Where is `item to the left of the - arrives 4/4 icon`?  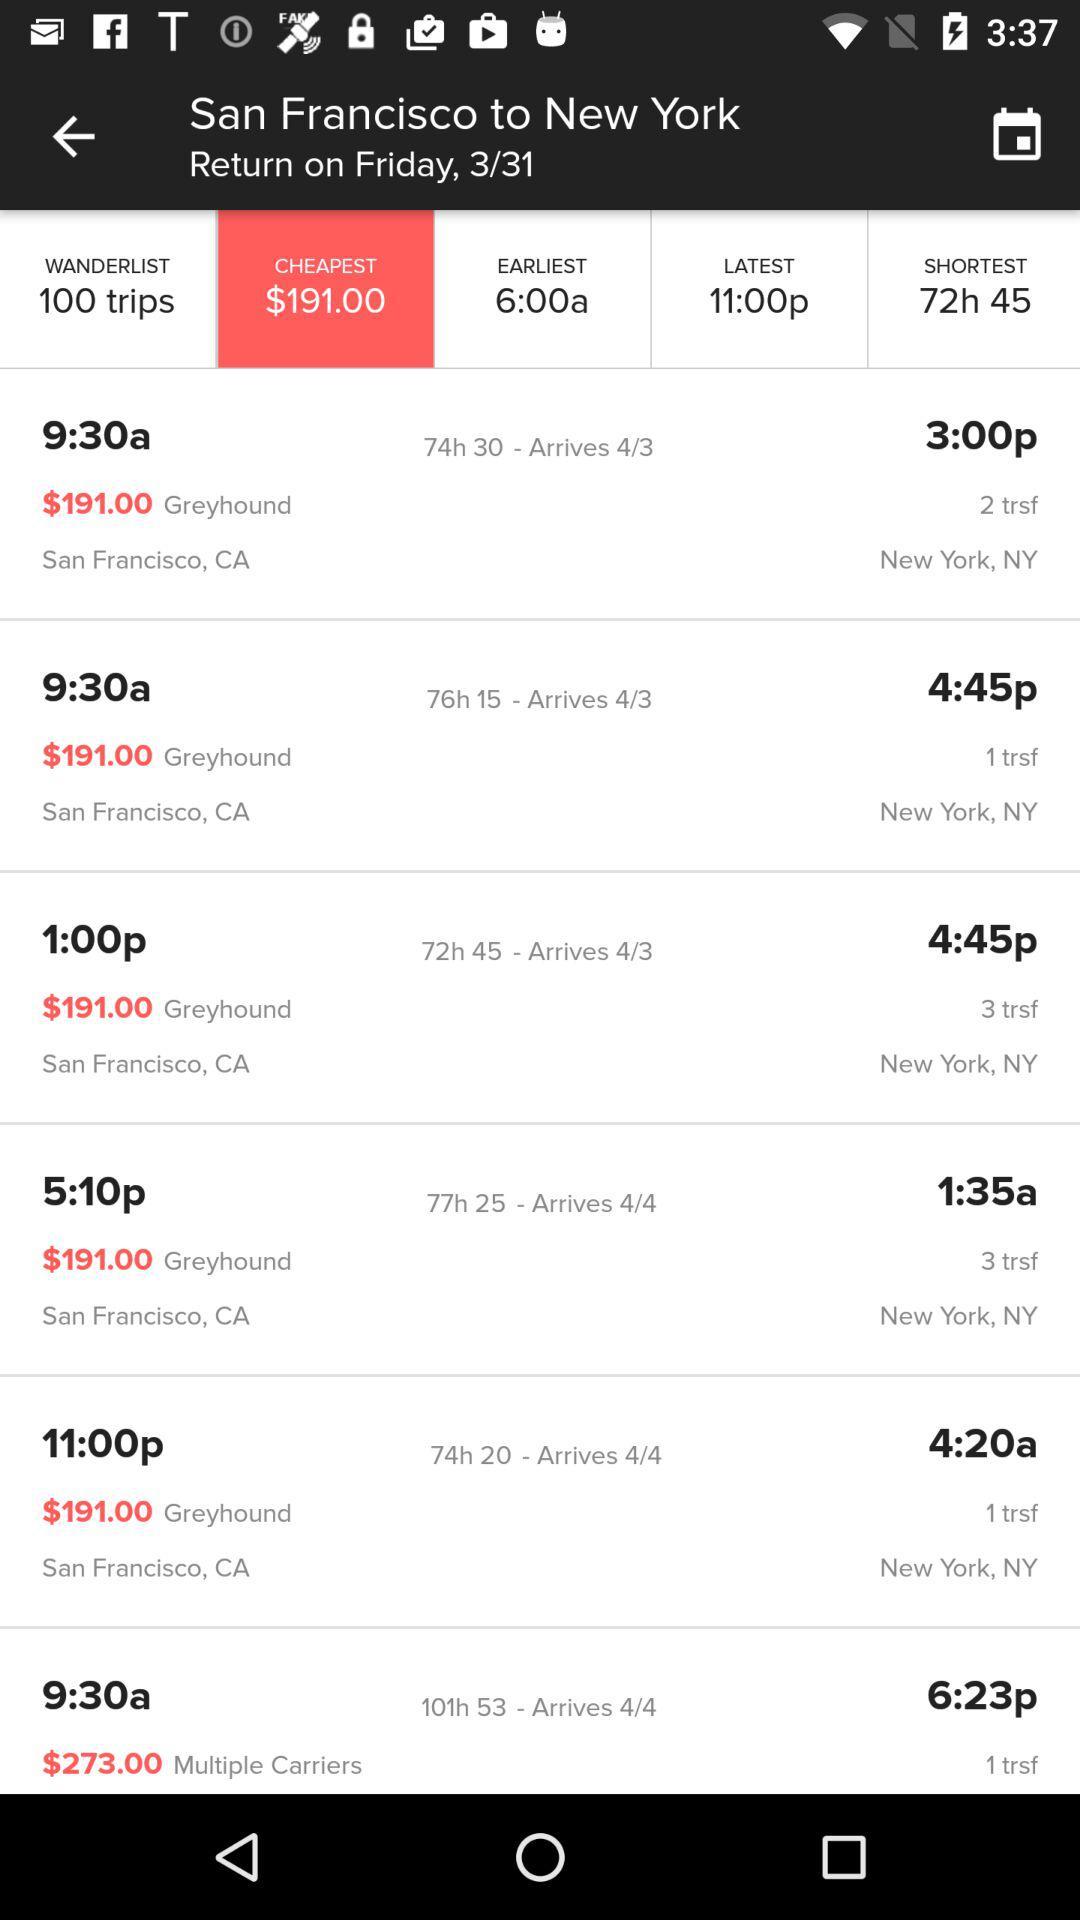
item to the left of the - arrives 4/4 icon is located at coordinates (463, 1706).